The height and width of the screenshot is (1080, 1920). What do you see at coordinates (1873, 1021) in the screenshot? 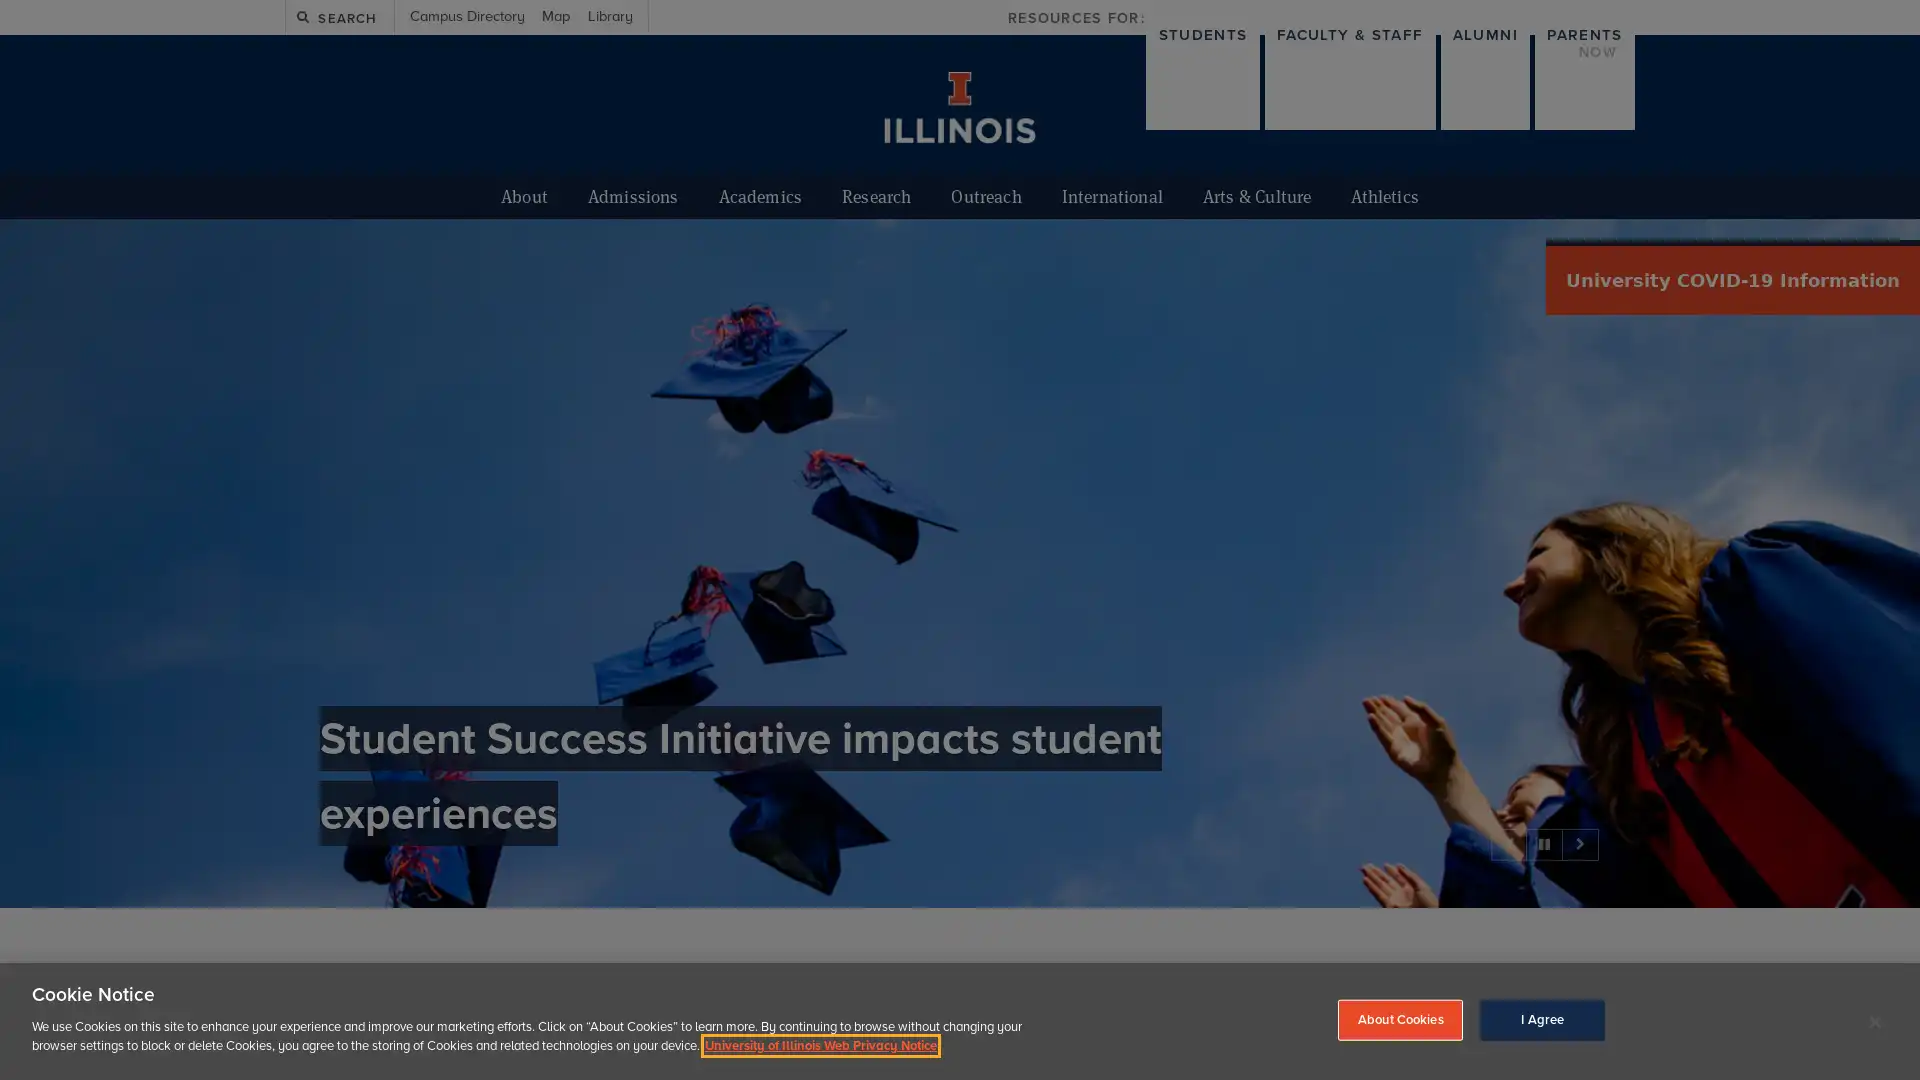
I see `Close` at bounding box center [1873, 1021].